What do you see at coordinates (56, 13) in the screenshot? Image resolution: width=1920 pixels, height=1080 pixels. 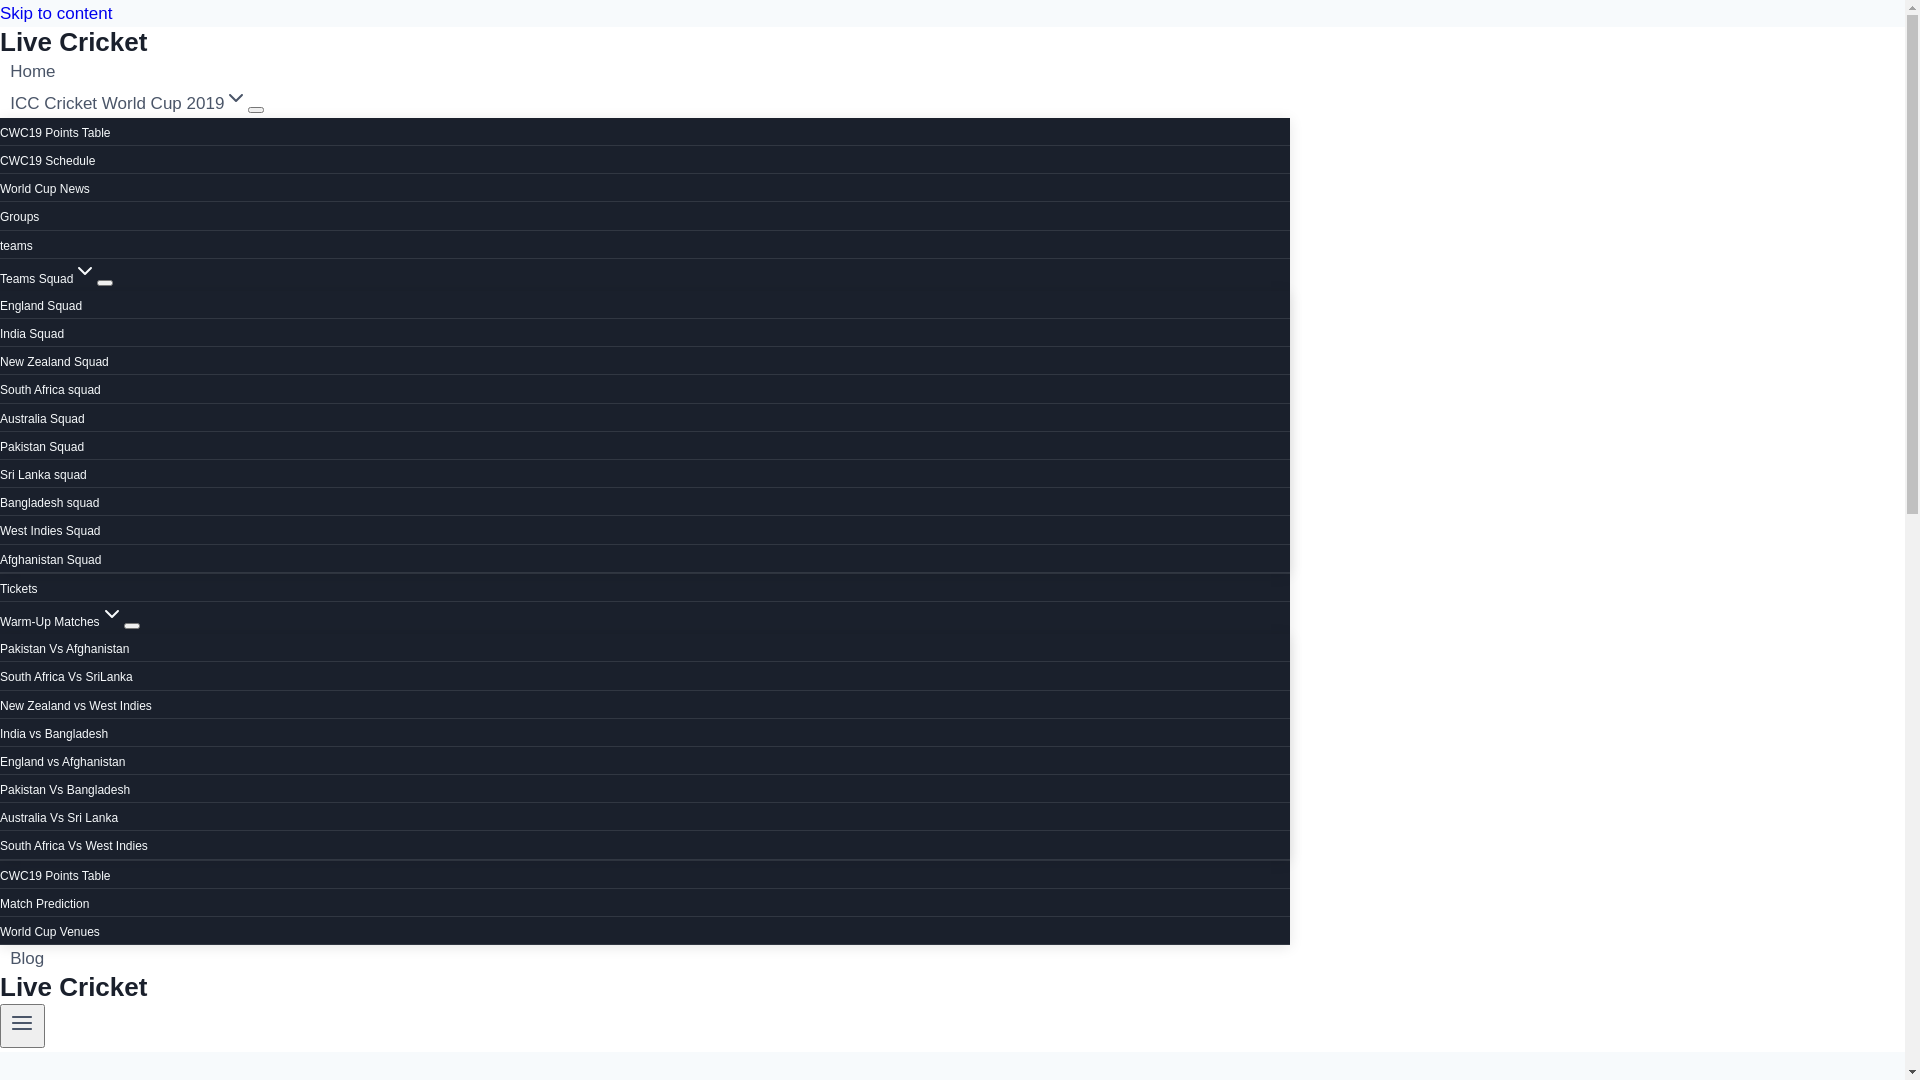 I see `'Skip to content'` at bounding box center [56, 13].